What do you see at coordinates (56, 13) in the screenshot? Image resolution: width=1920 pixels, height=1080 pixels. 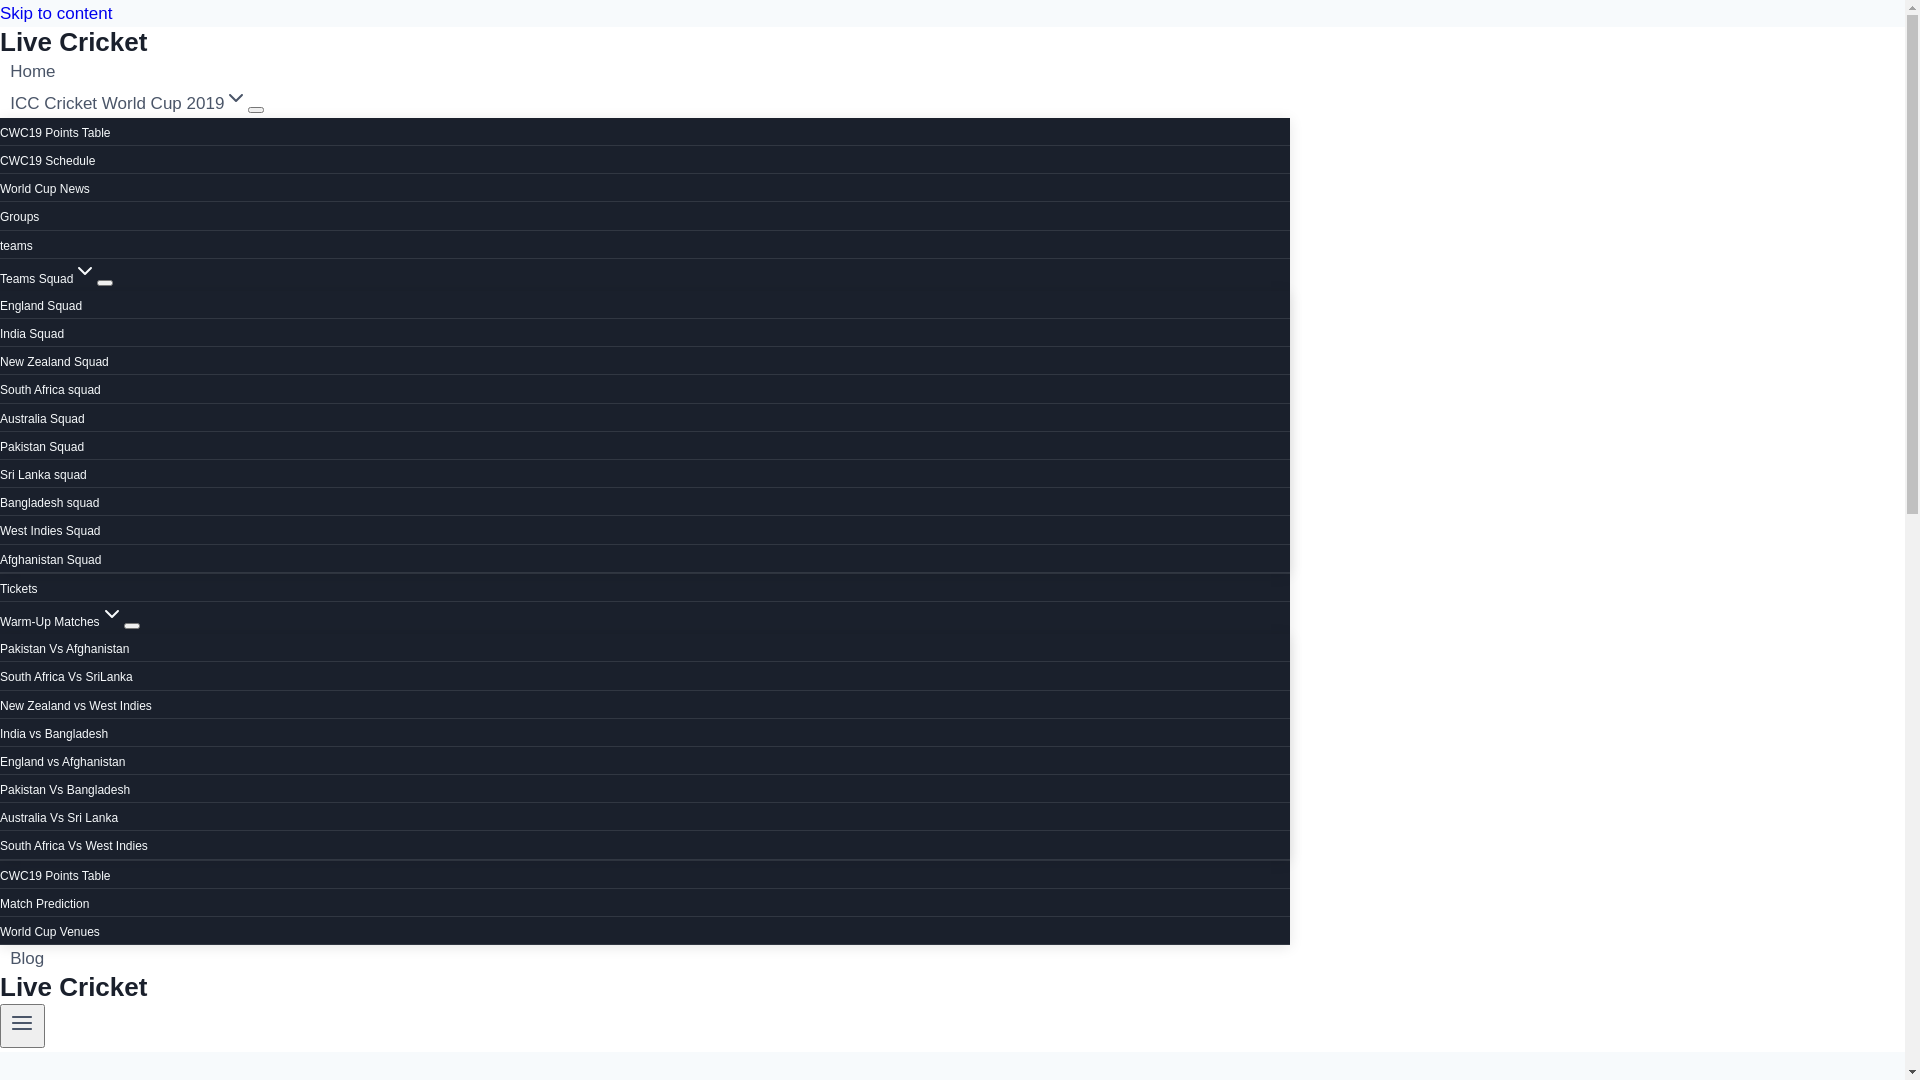 I see `'Skip to content'` at bounding box center [56, 13].